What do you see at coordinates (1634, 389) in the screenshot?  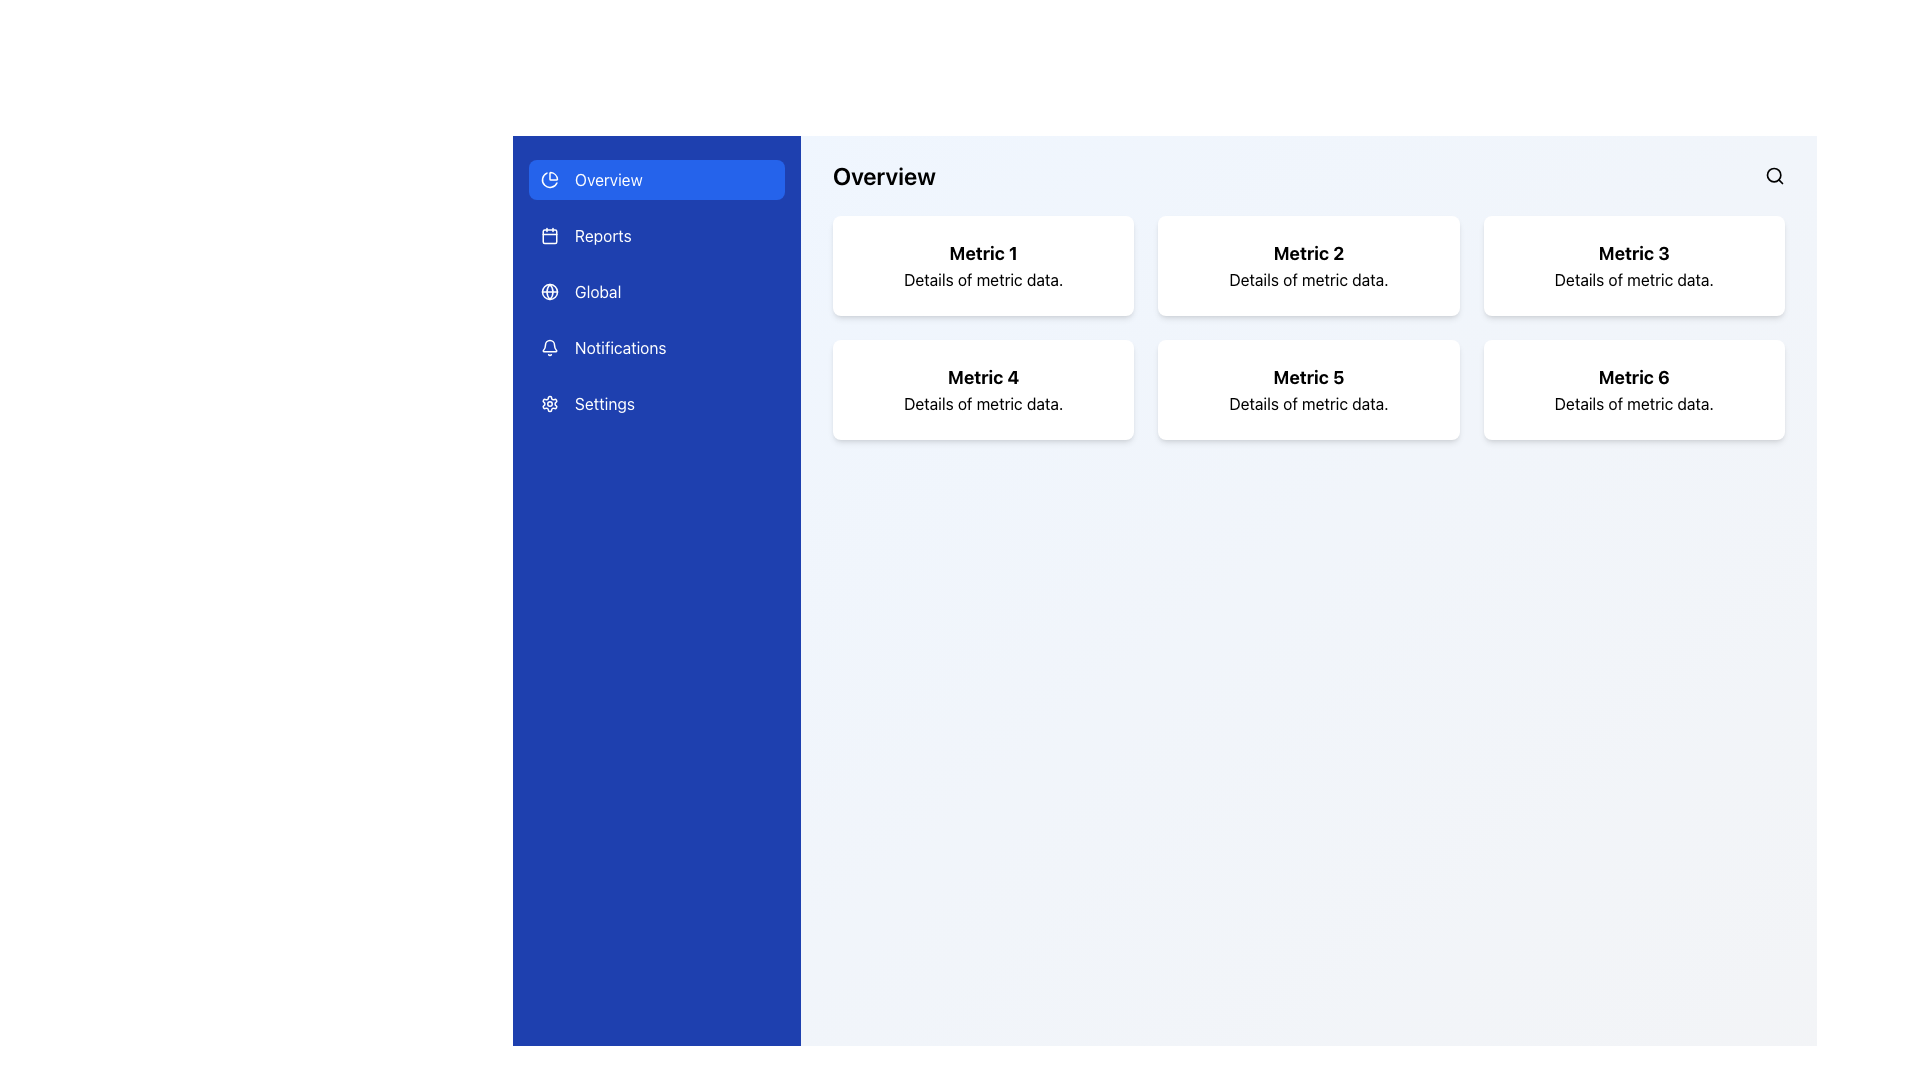 I see `the 'Metric 6' Interactive Card located at the bottom-right corner of the grid structure` at bounding box center [1634, 389].